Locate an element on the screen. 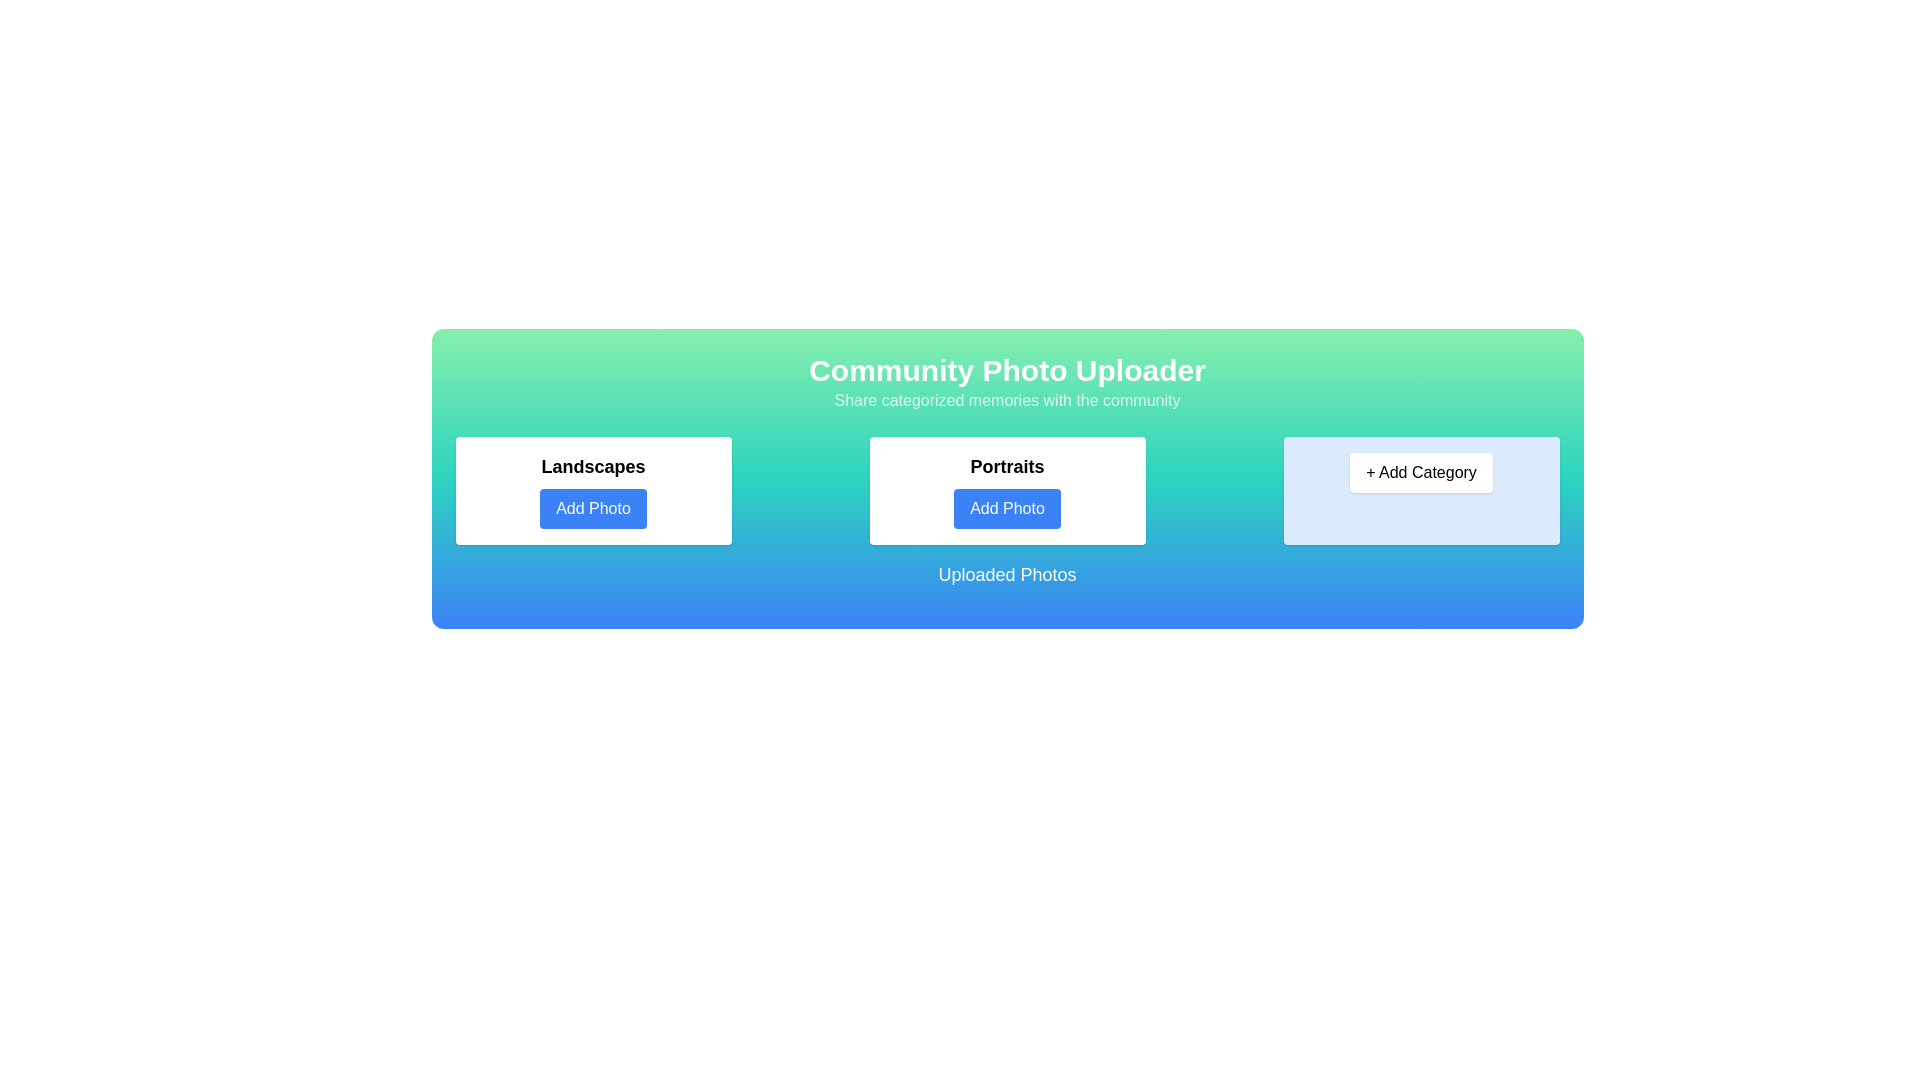 The image size is (1920, 1080). the text label that says 'Community Photo Uploader', which is prominently displayed in a large, bold, white font on a green-to-blue gradient background at the top of the interface is located at coordinates (1007, 370).